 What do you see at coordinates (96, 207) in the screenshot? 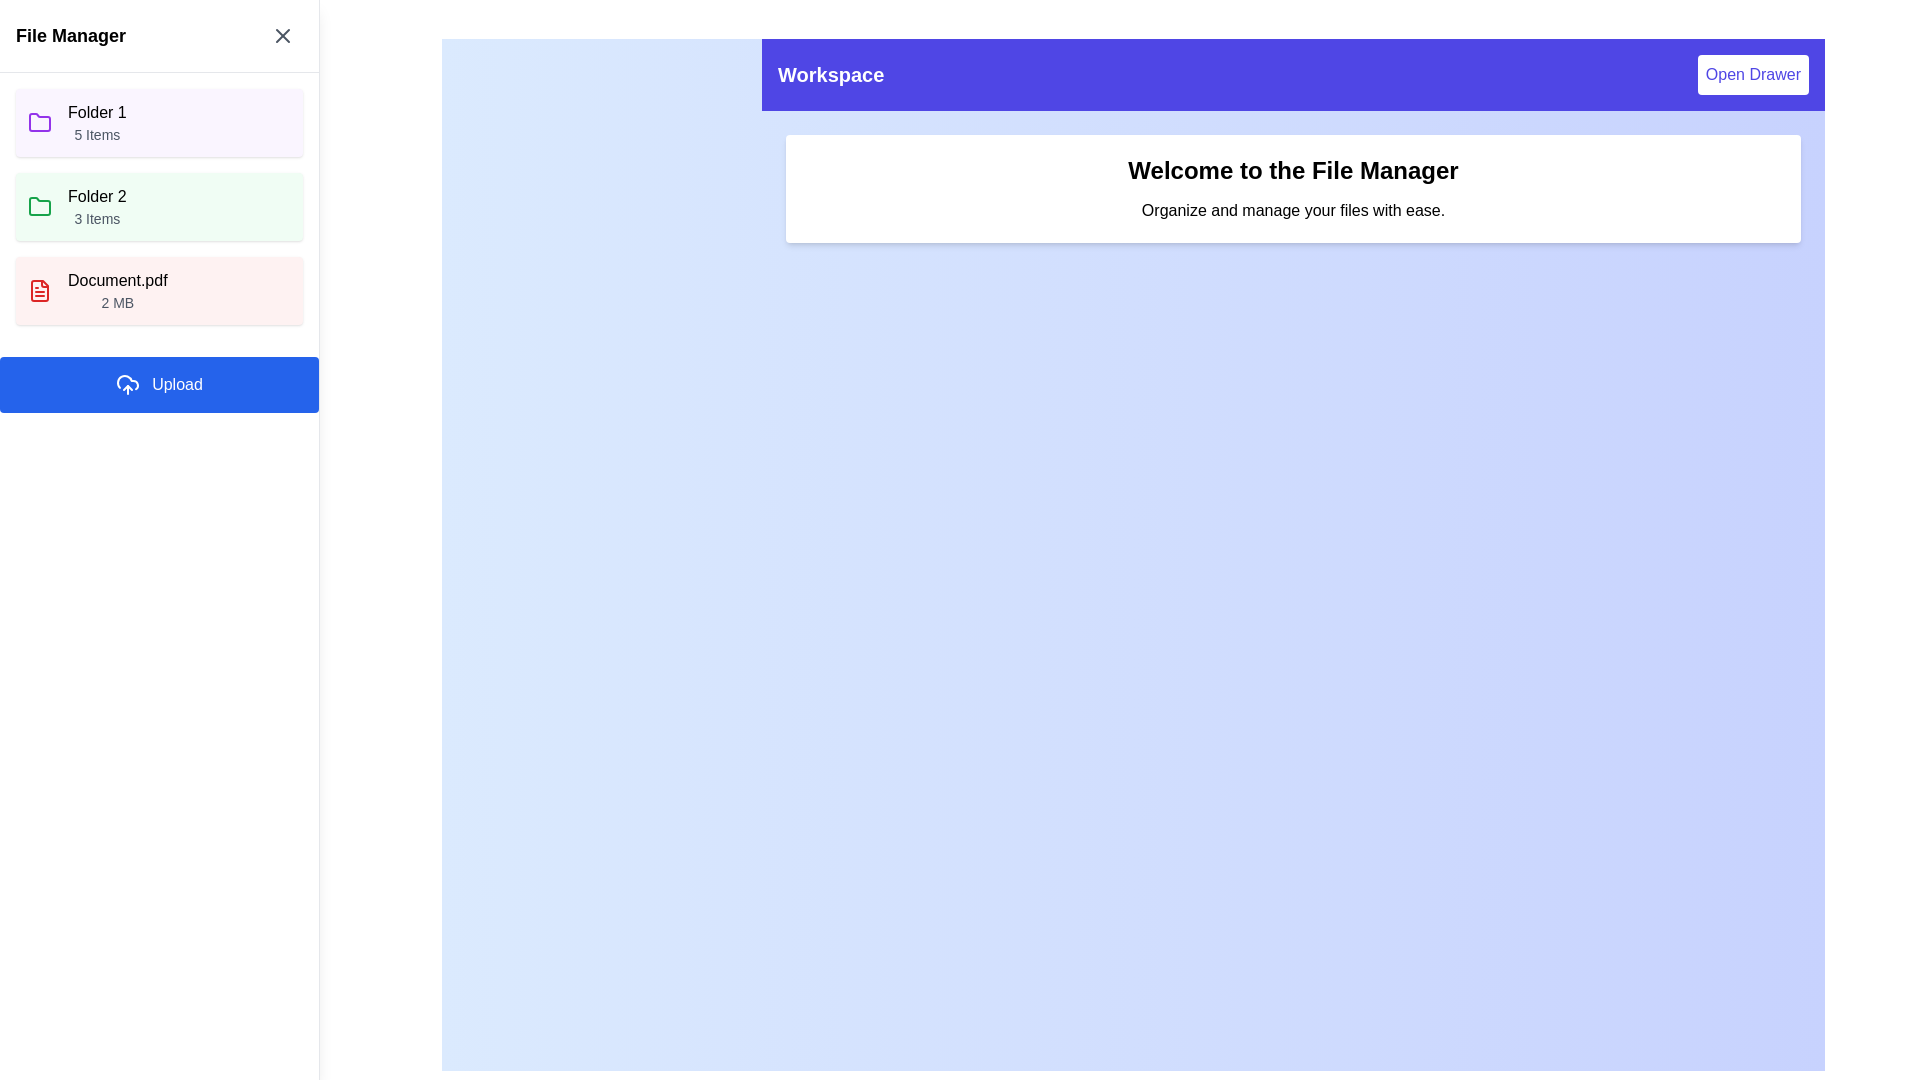
I see `the label 'Folder 2' which is the second item in the left sidebar of the File Manager interface, above 'Document.pdf' and below 'Folder 1'` at bounding box center [96, 207].